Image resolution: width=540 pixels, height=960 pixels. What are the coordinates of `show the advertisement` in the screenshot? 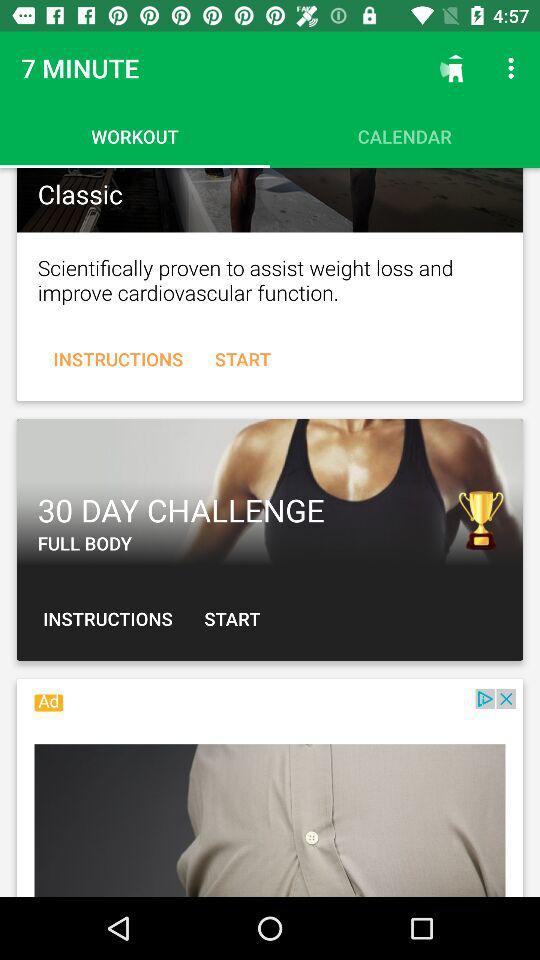 It's located at (270, 793).